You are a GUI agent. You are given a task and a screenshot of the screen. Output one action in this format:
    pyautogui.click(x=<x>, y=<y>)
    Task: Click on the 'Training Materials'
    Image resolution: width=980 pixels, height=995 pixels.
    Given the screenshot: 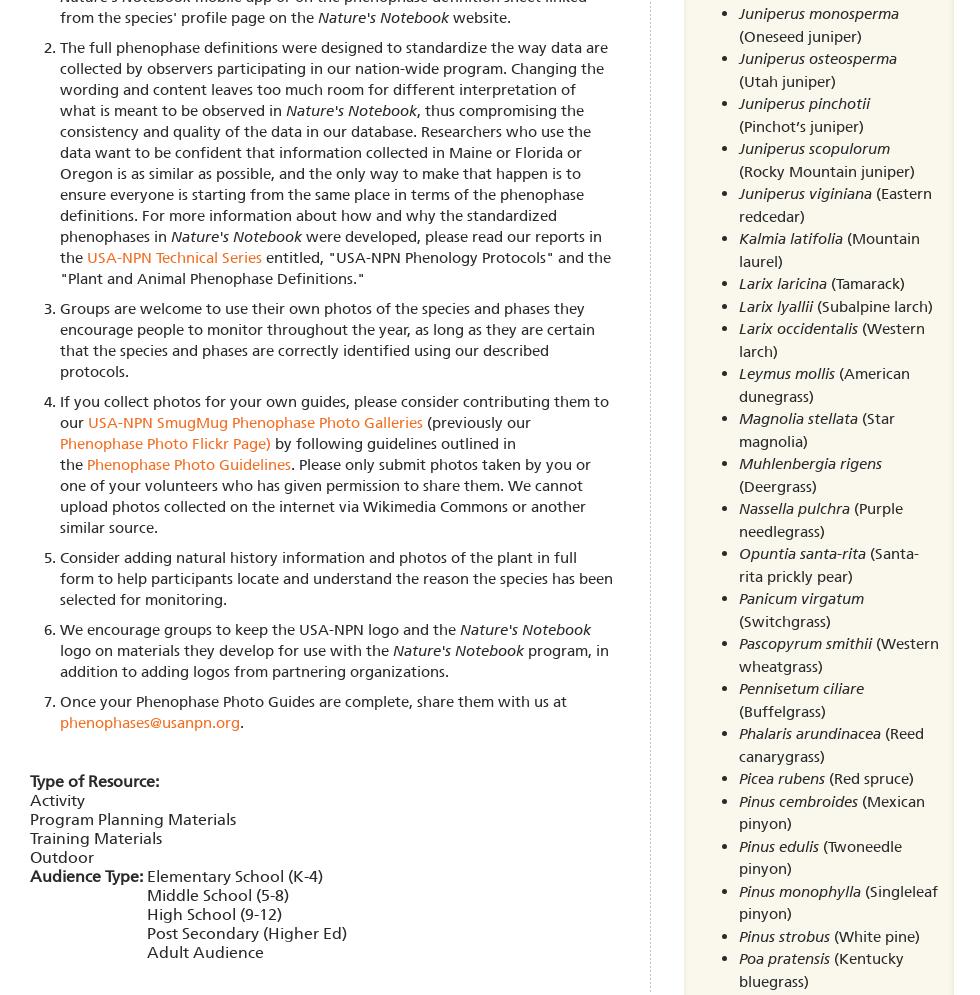 What is the action you would take?
    pyautogui.click(x=96, y=836)
    